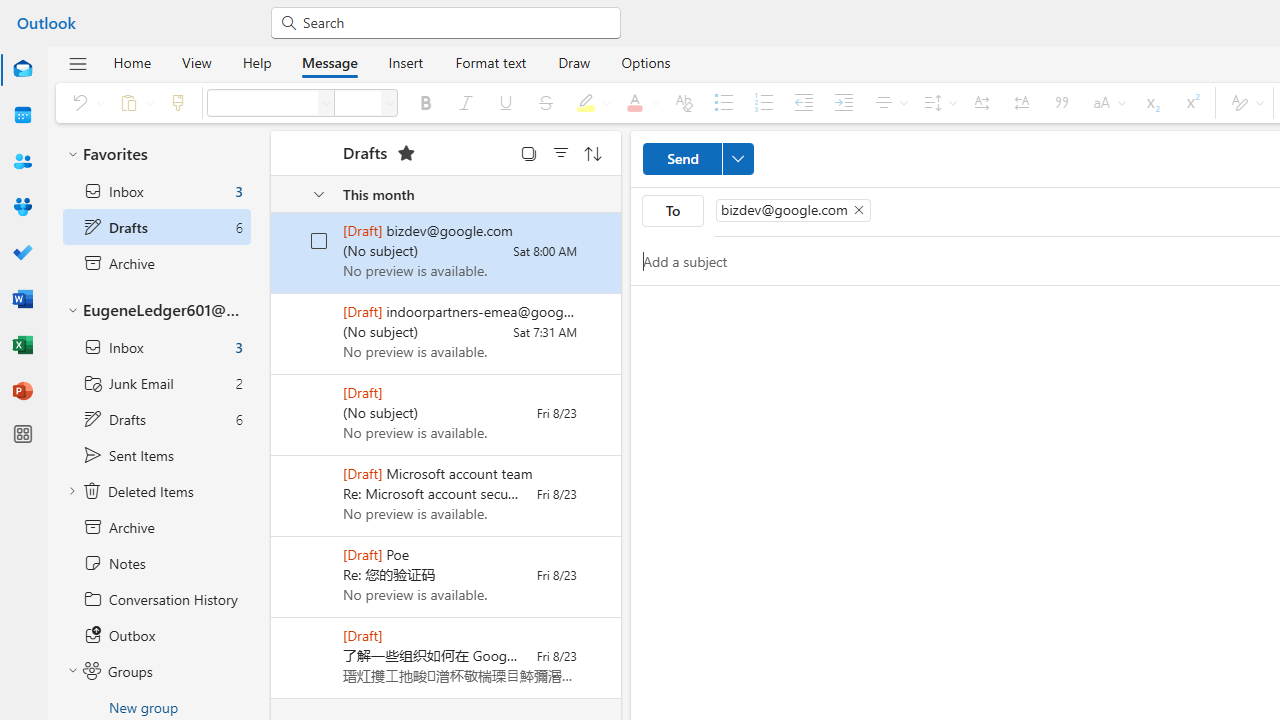 Image resolution: width=1280 pixels, height=720 pixels. Describe the element at coordinates (23, 115) in the screenshot. I see `'Calendar'` at that location.